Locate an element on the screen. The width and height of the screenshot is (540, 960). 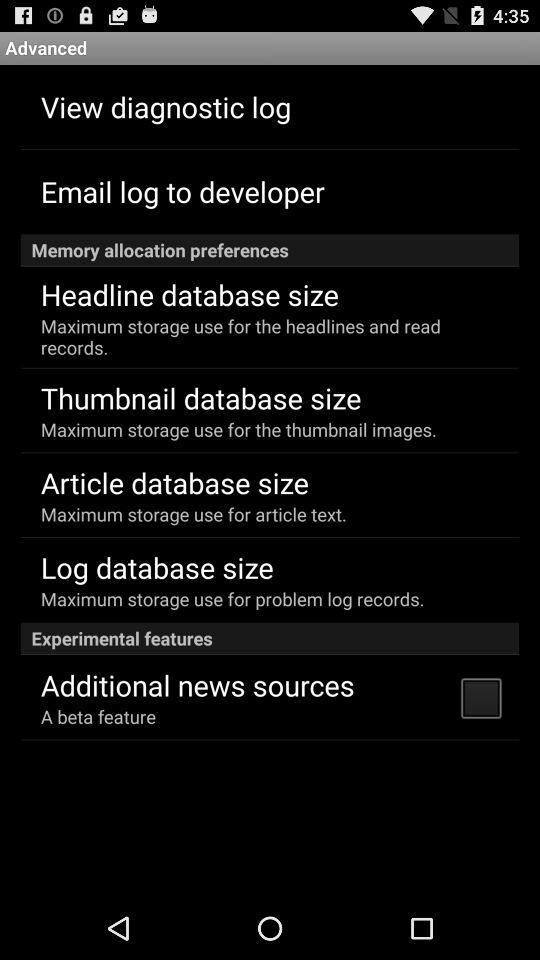
app at the bottom left corner is located at coordinates (97, 716).